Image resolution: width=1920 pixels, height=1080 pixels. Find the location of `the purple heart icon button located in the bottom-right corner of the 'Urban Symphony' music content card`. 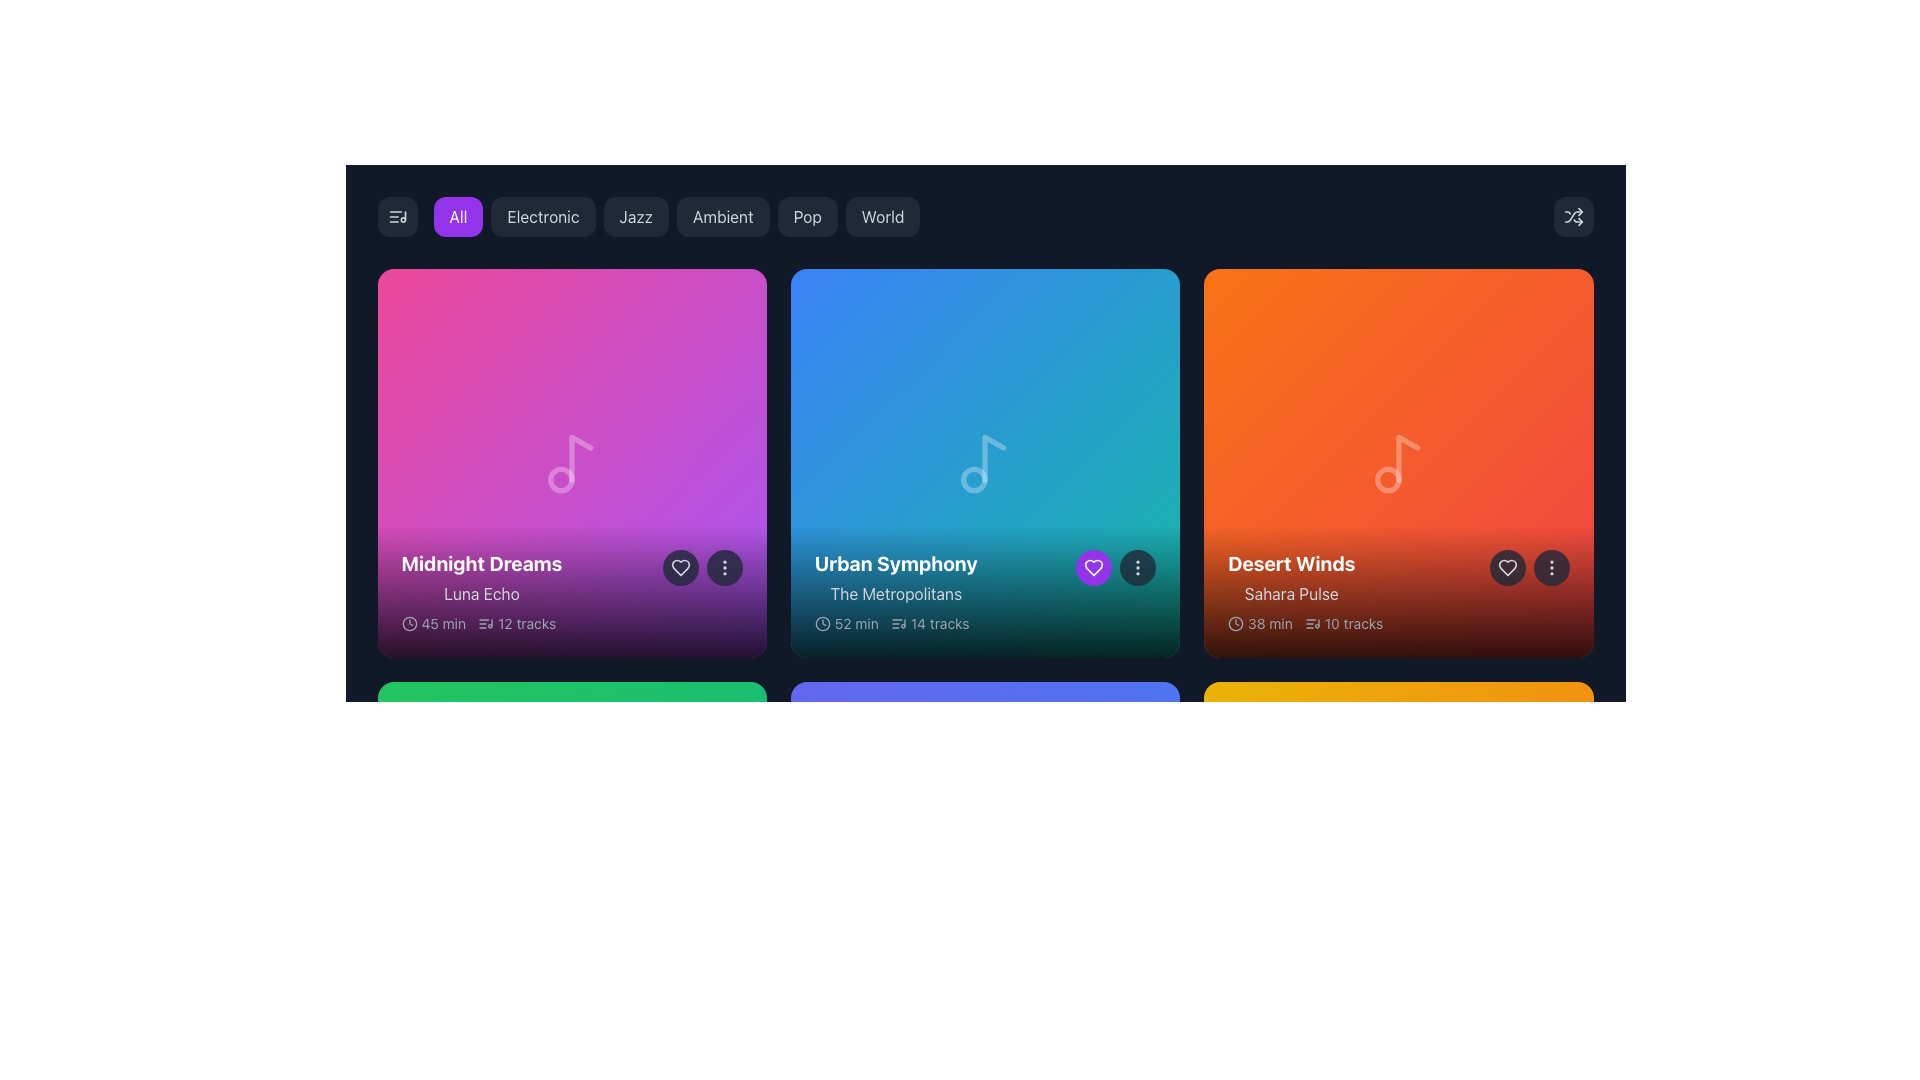

the purple heart icon button located in the bottom-right corner of the 'Urban Symphony' music content card is located at coordinates (1093, 568).